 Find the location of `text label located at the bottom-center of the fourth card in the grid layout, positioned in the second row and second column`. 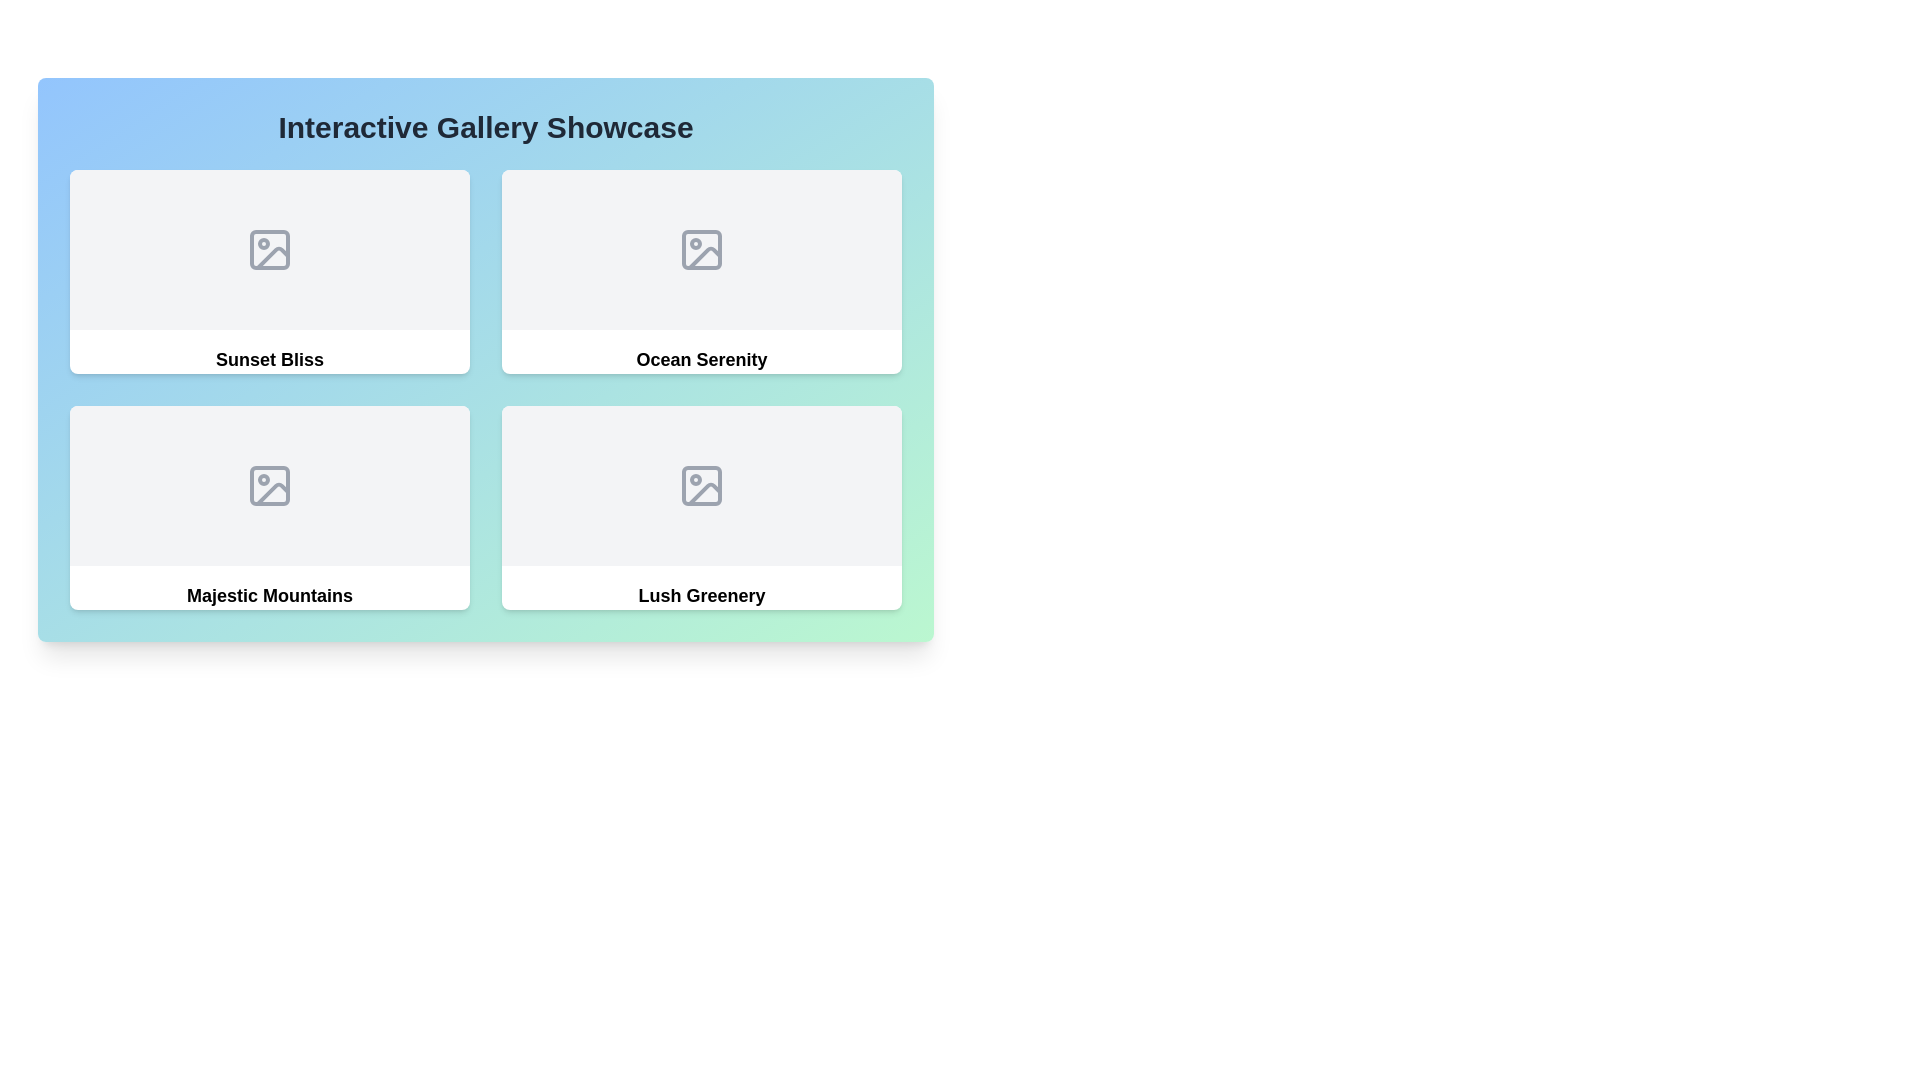

text label located at the bottom-center of the fourth card in the grid layout, positioned in the second row and second column is located at coordinates (701, 595).